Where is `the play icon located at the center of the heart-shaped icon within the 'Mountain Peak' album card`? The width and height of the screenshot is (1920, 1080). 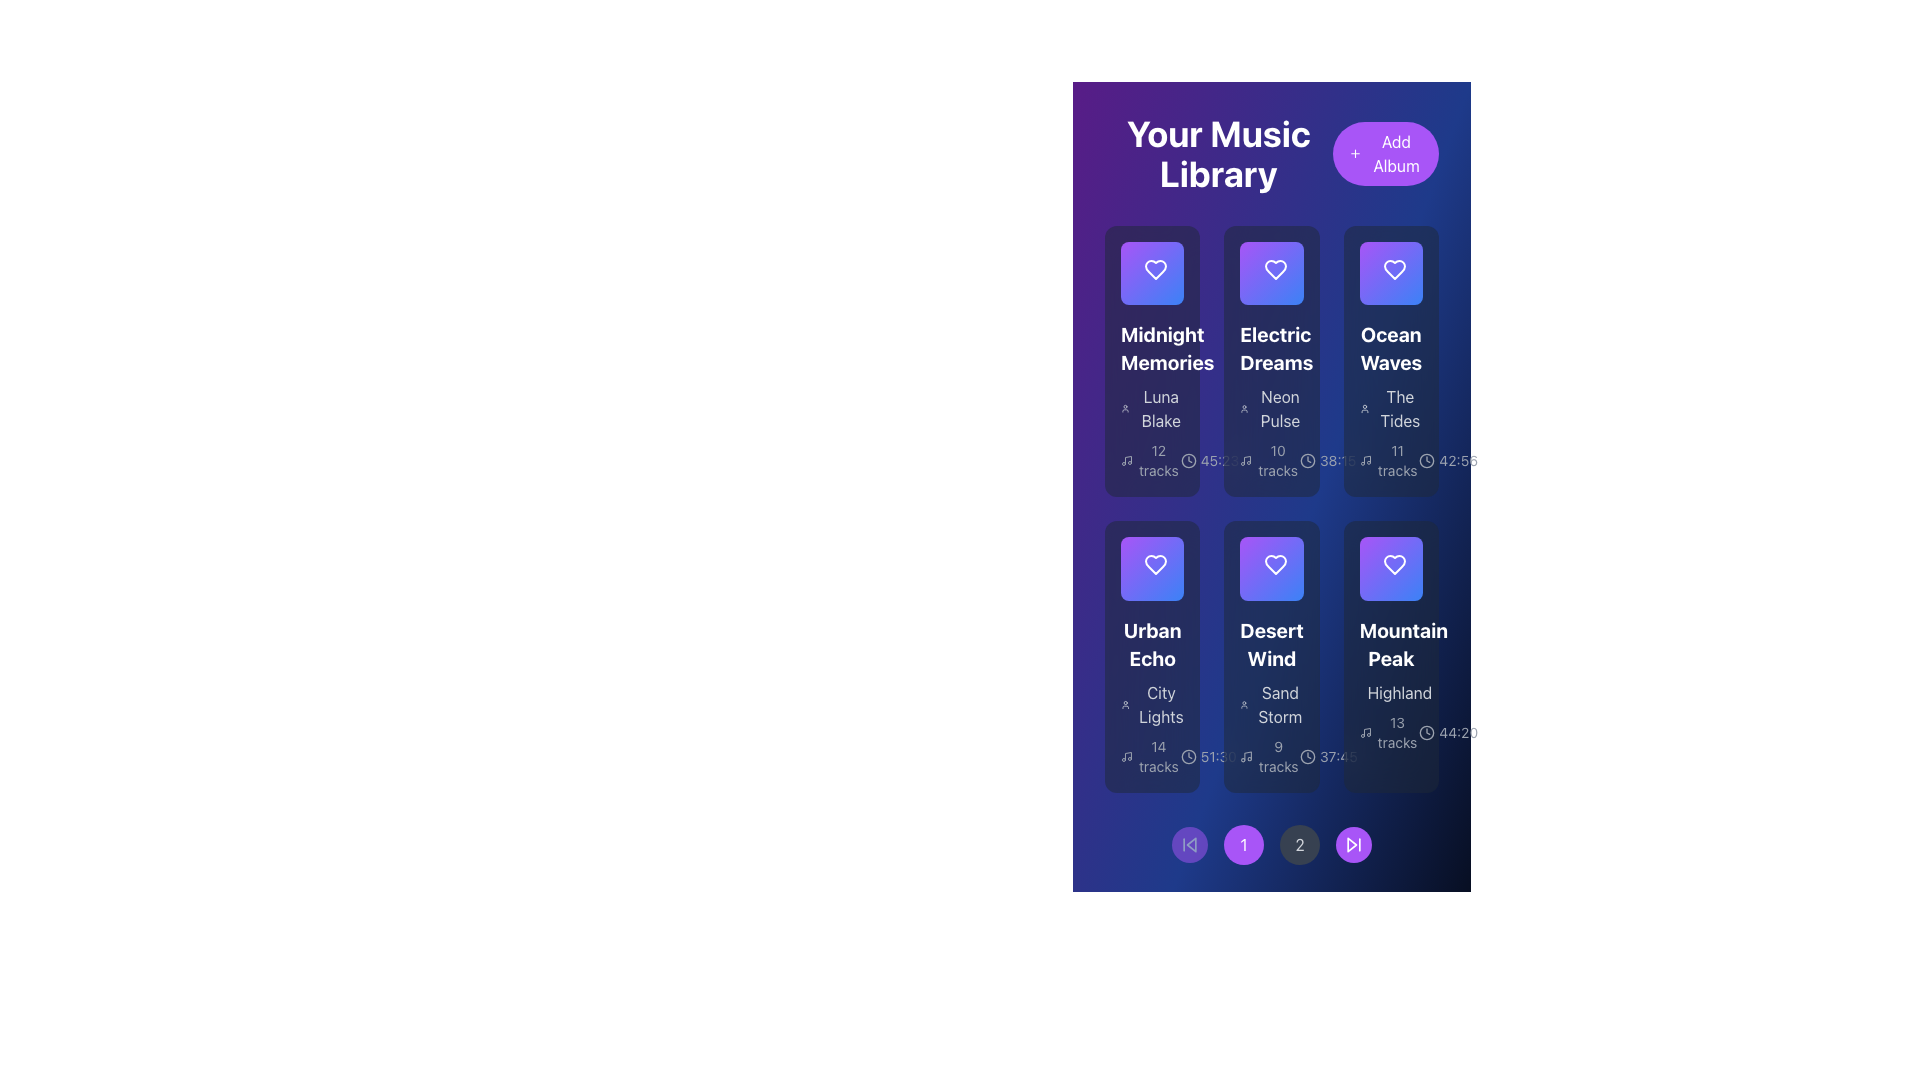 the play icon located at the center of the heart-shaped icon within the 'Mountain Peak' album card is located at coordinates (1390, 569).